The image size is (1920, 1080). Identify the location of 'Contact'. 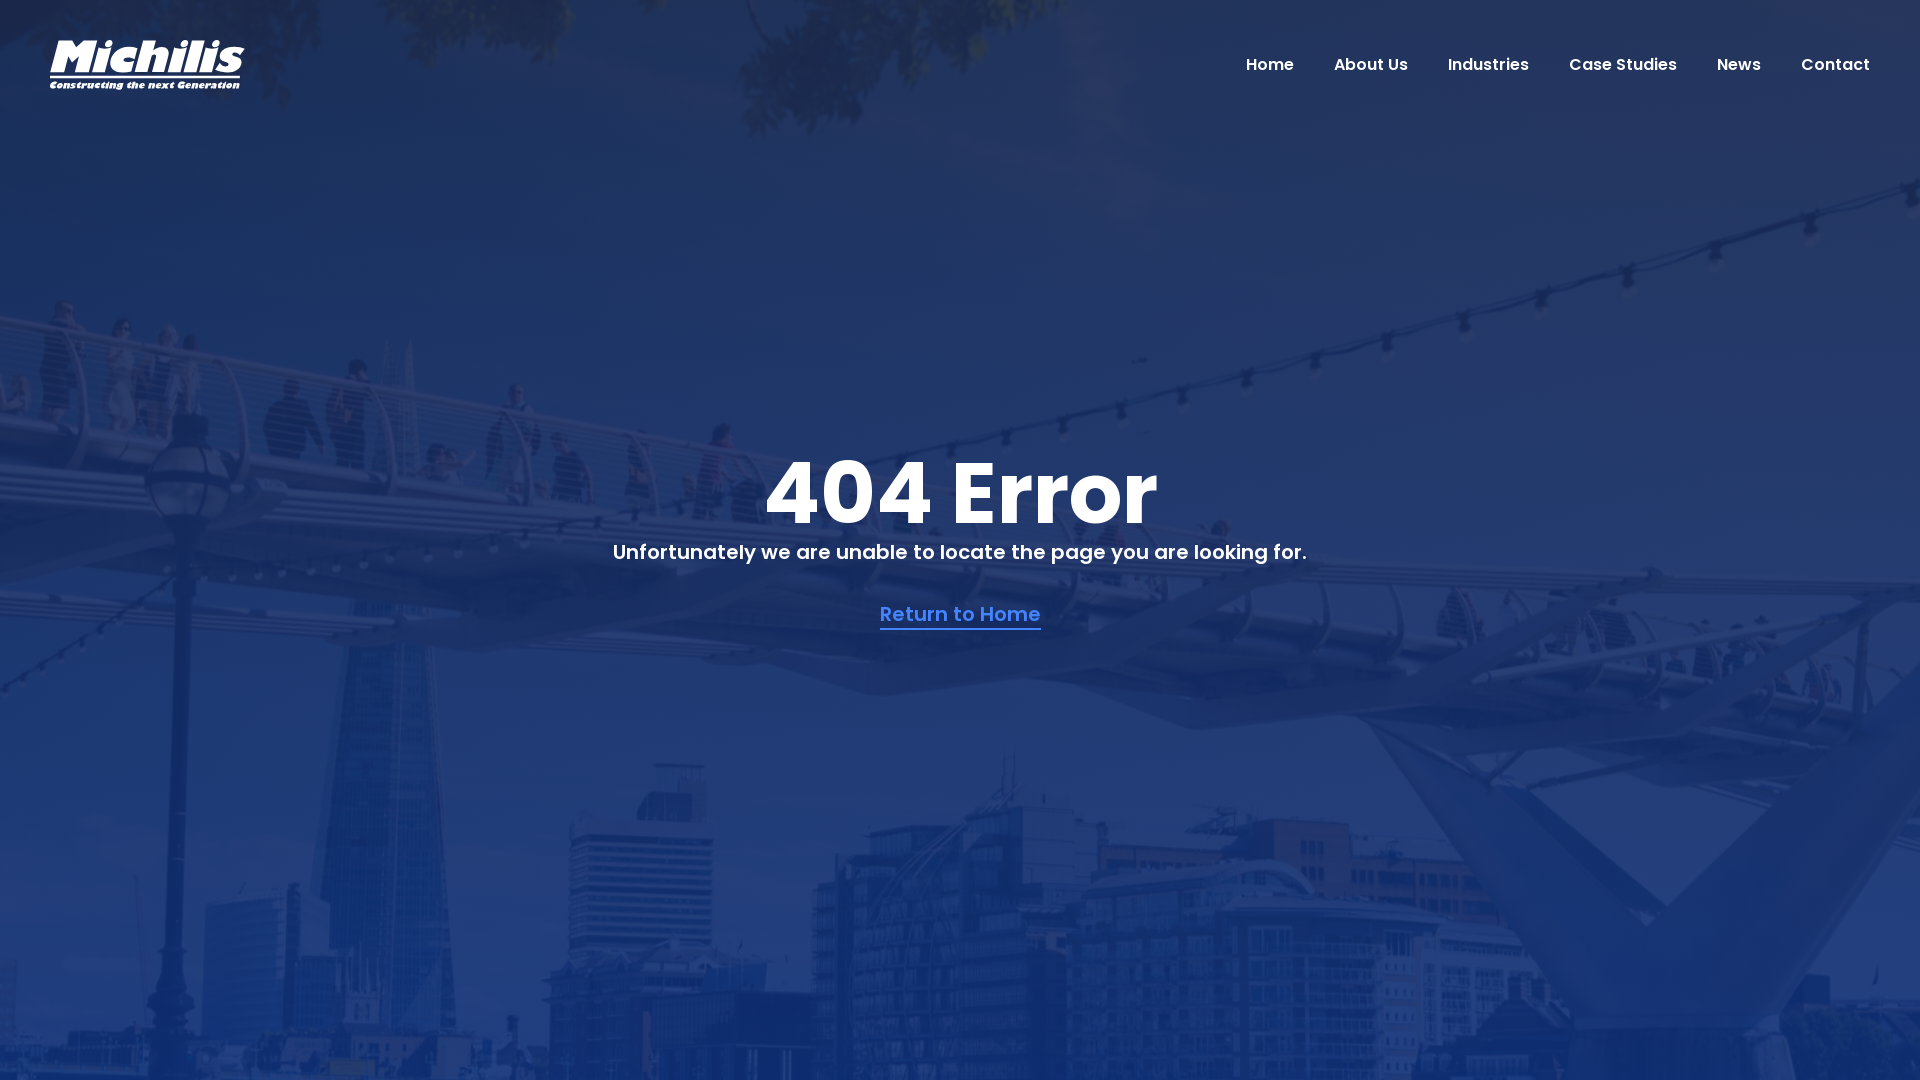
(1800, 63).